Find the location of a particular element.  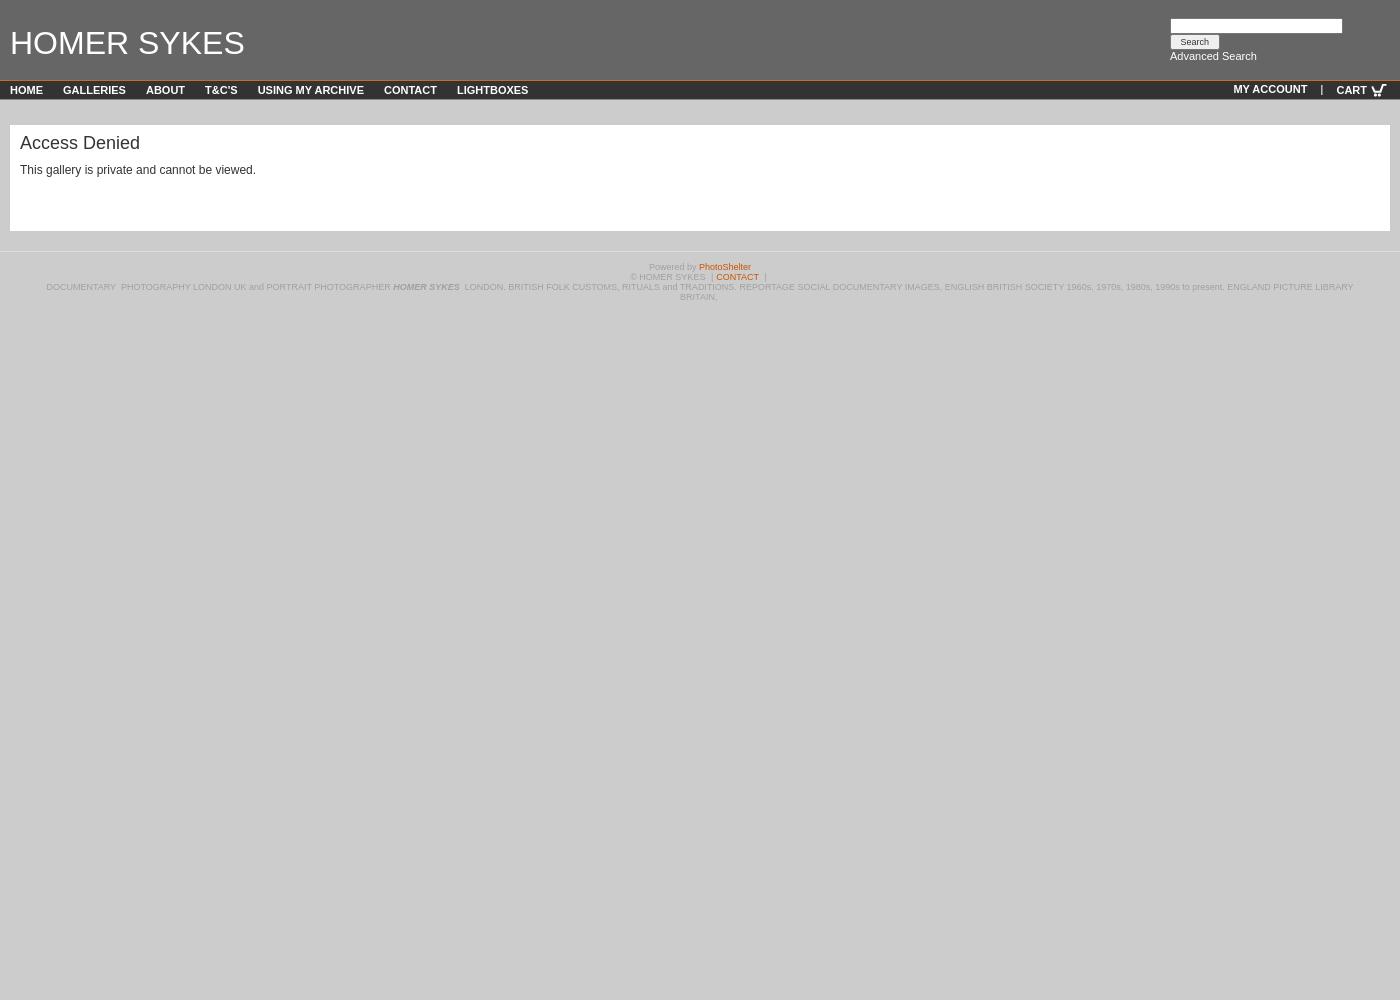

'DOCUMENTARY  PHOTOGRAPHY LONDON UK and PORTRAIT PHOTOGRAPHER' is located at coordinates (218, 287).